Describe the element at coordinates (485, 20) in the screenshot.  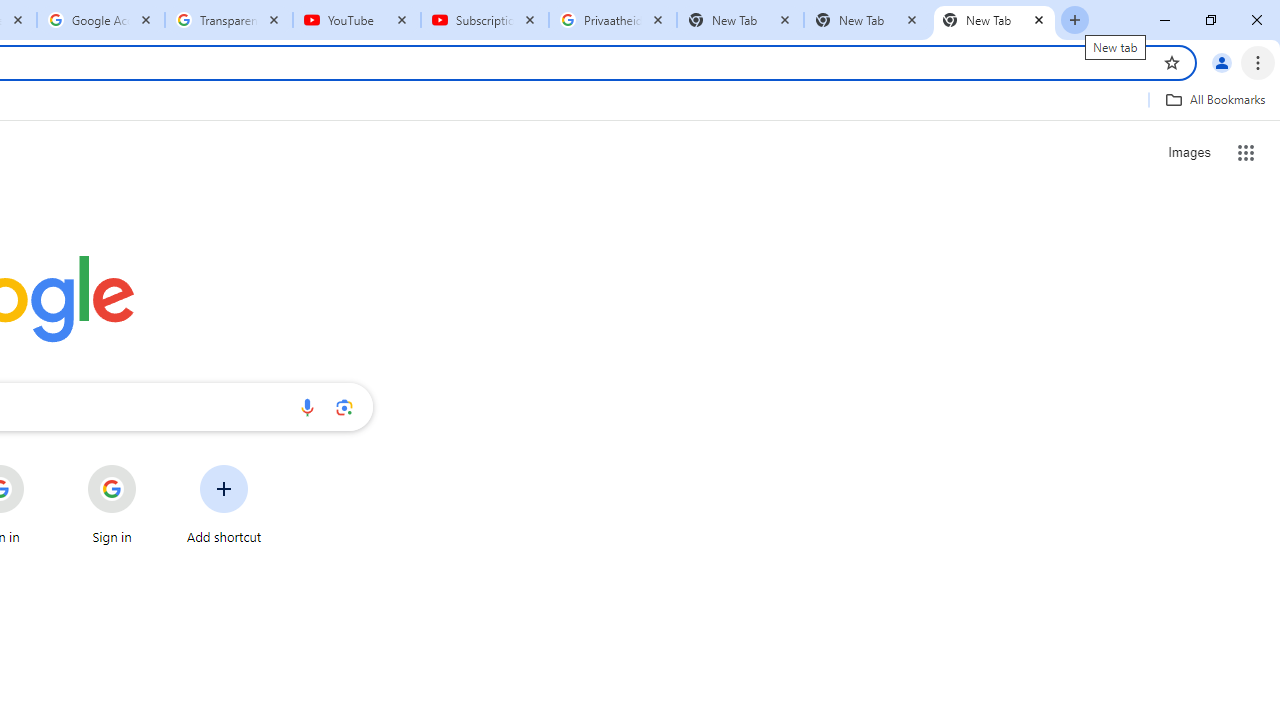
I see `'Subscriptions - YouTube'` at that location.